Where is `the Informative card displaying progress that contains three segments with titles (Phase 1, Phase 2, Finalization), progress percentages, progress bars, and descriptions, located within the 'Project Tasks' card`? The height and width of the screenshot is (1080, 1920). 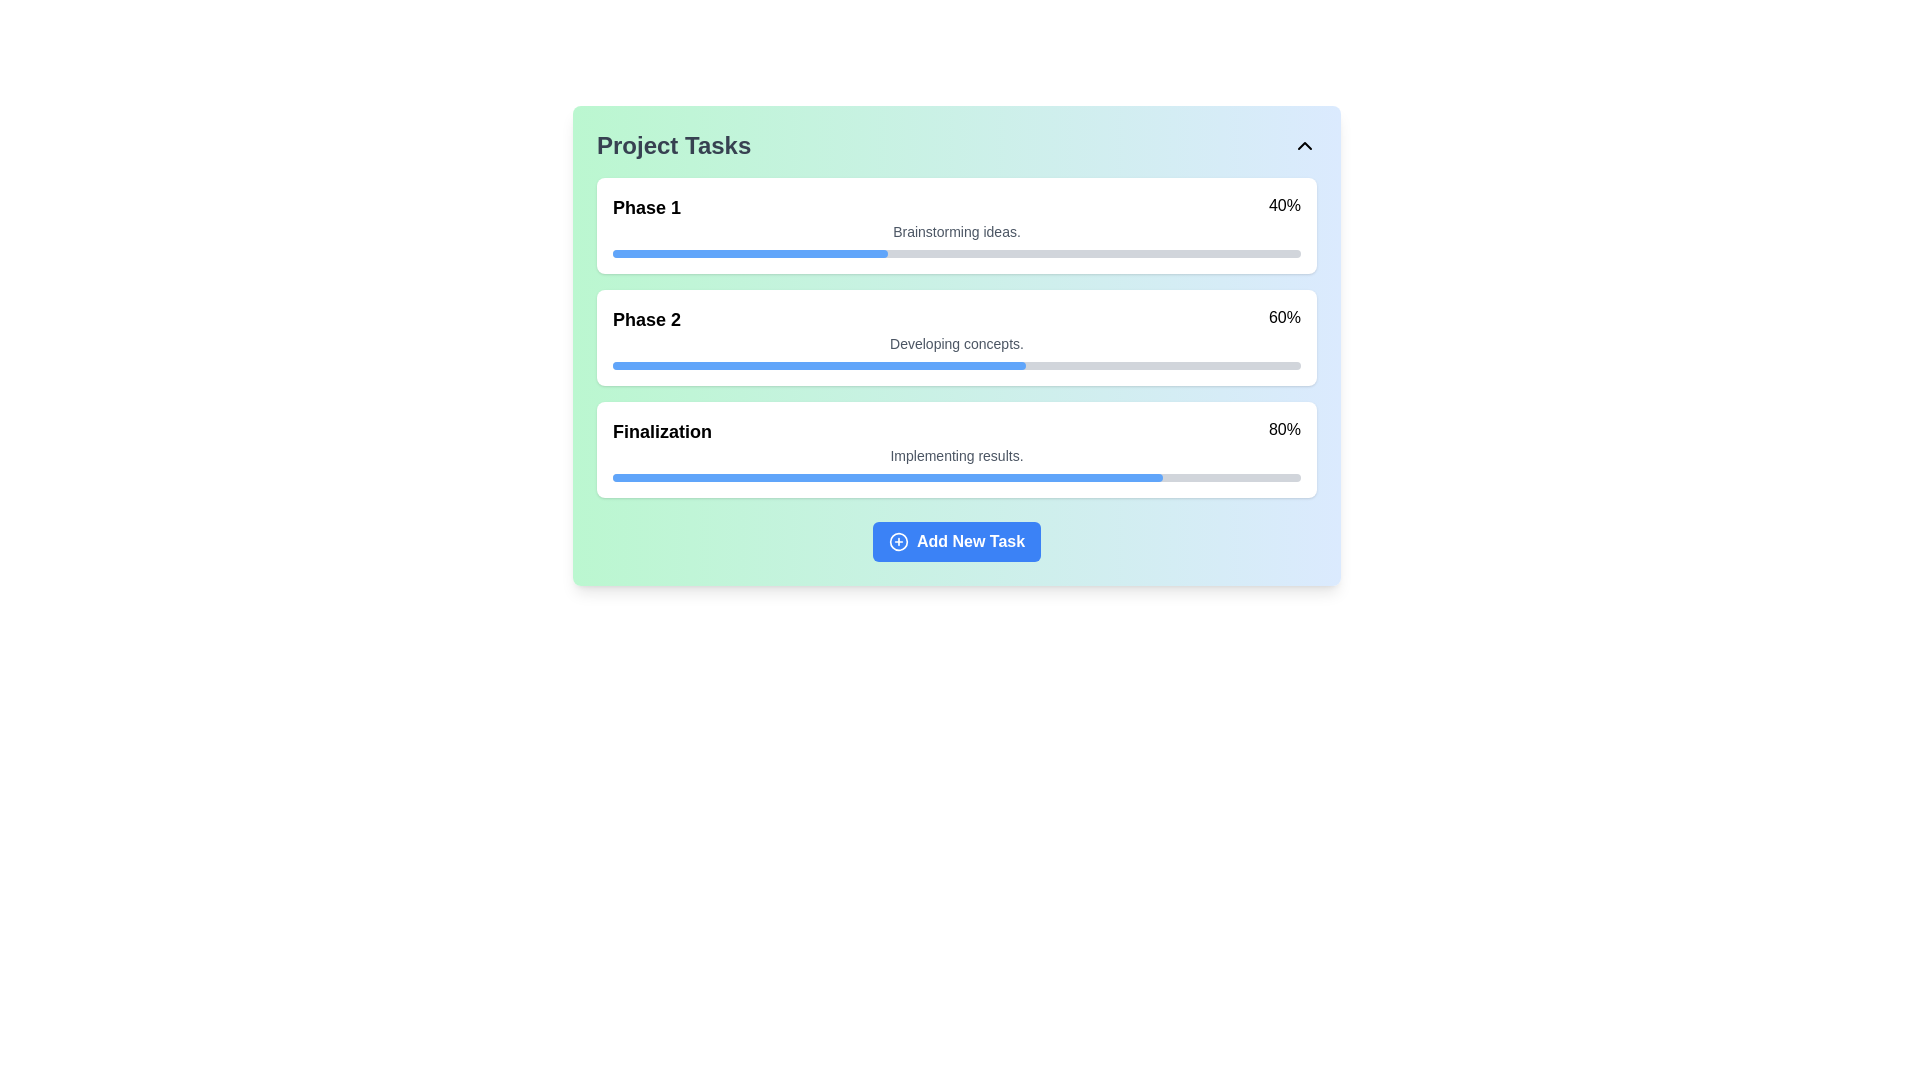
the Informative card displaying progress that contains three segments with titles (Phase 1, Phase 2, Finalization), progress percentages, progress bars, and descriptions, located within the 'Project Tasks' card is located at coordinates (955, 337).